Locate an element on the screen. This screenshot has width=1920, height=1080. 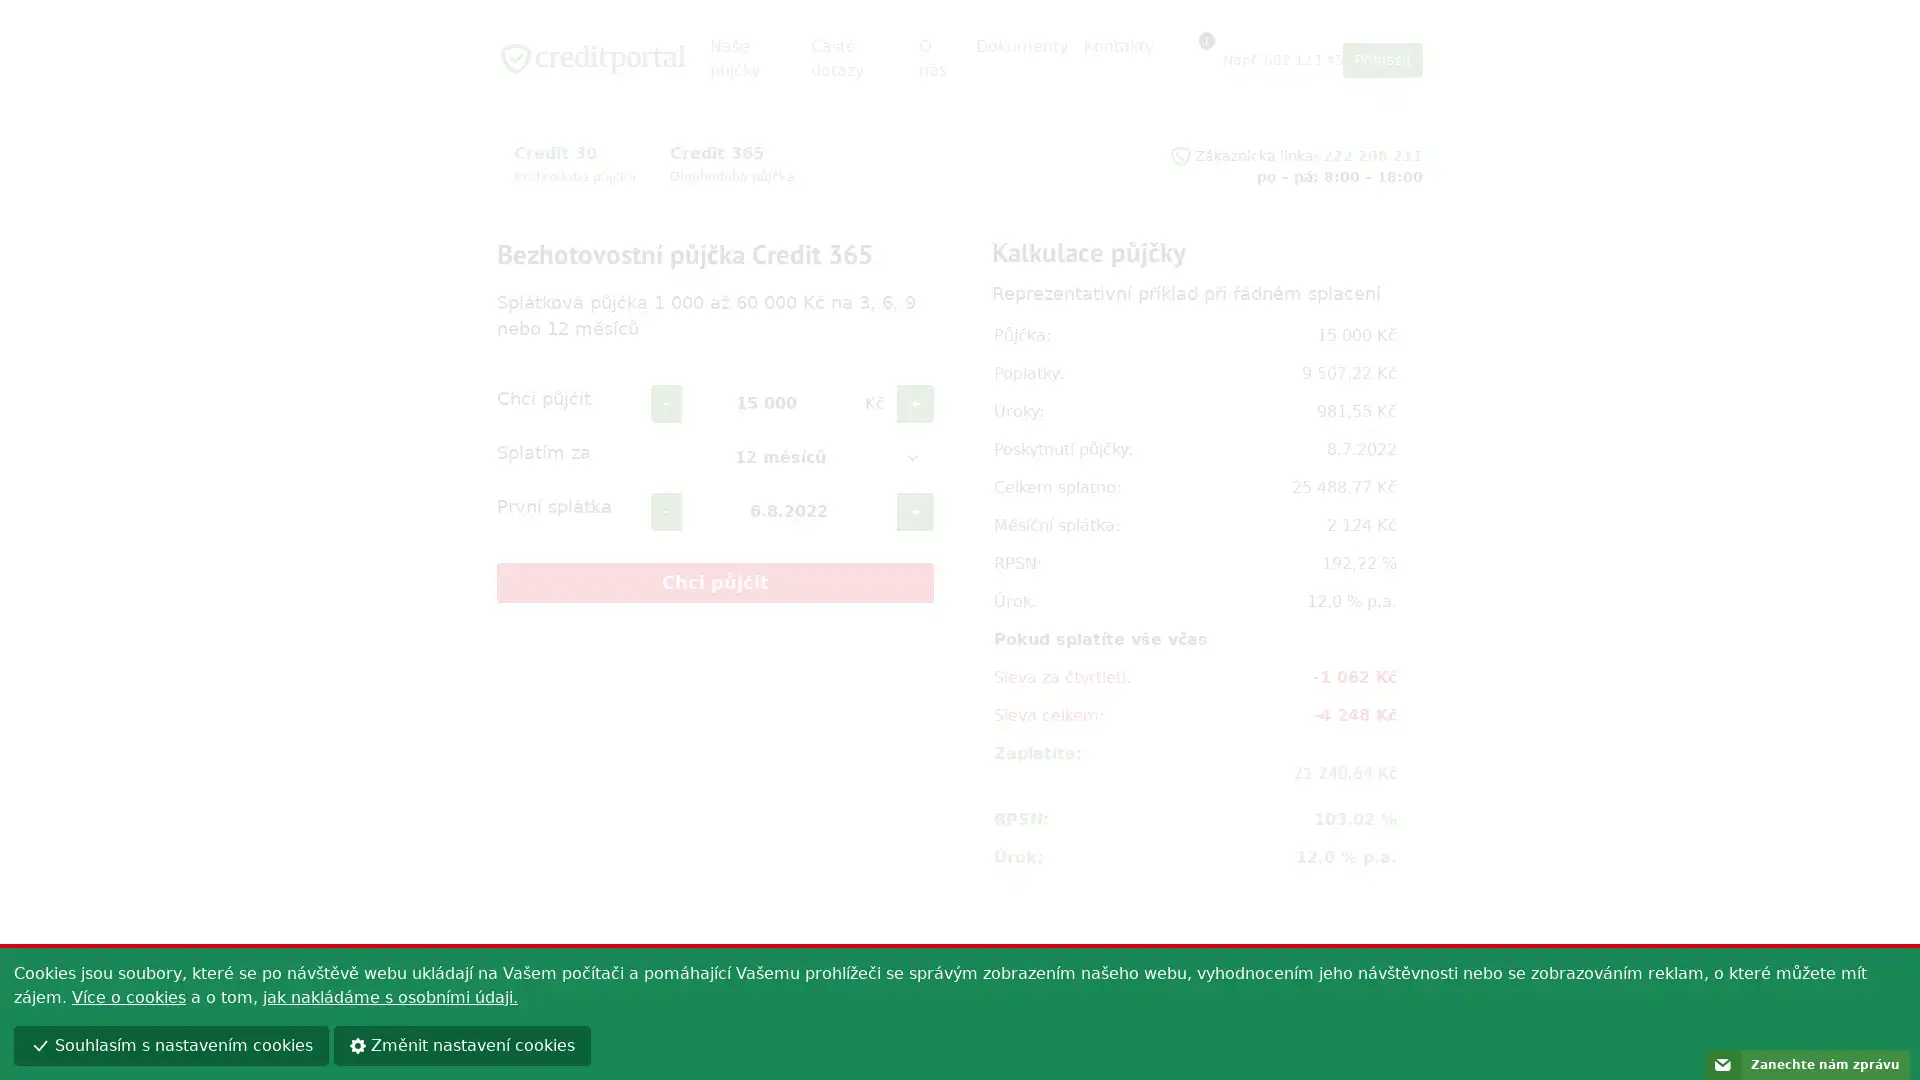
- is located at coordinates (665, 509).